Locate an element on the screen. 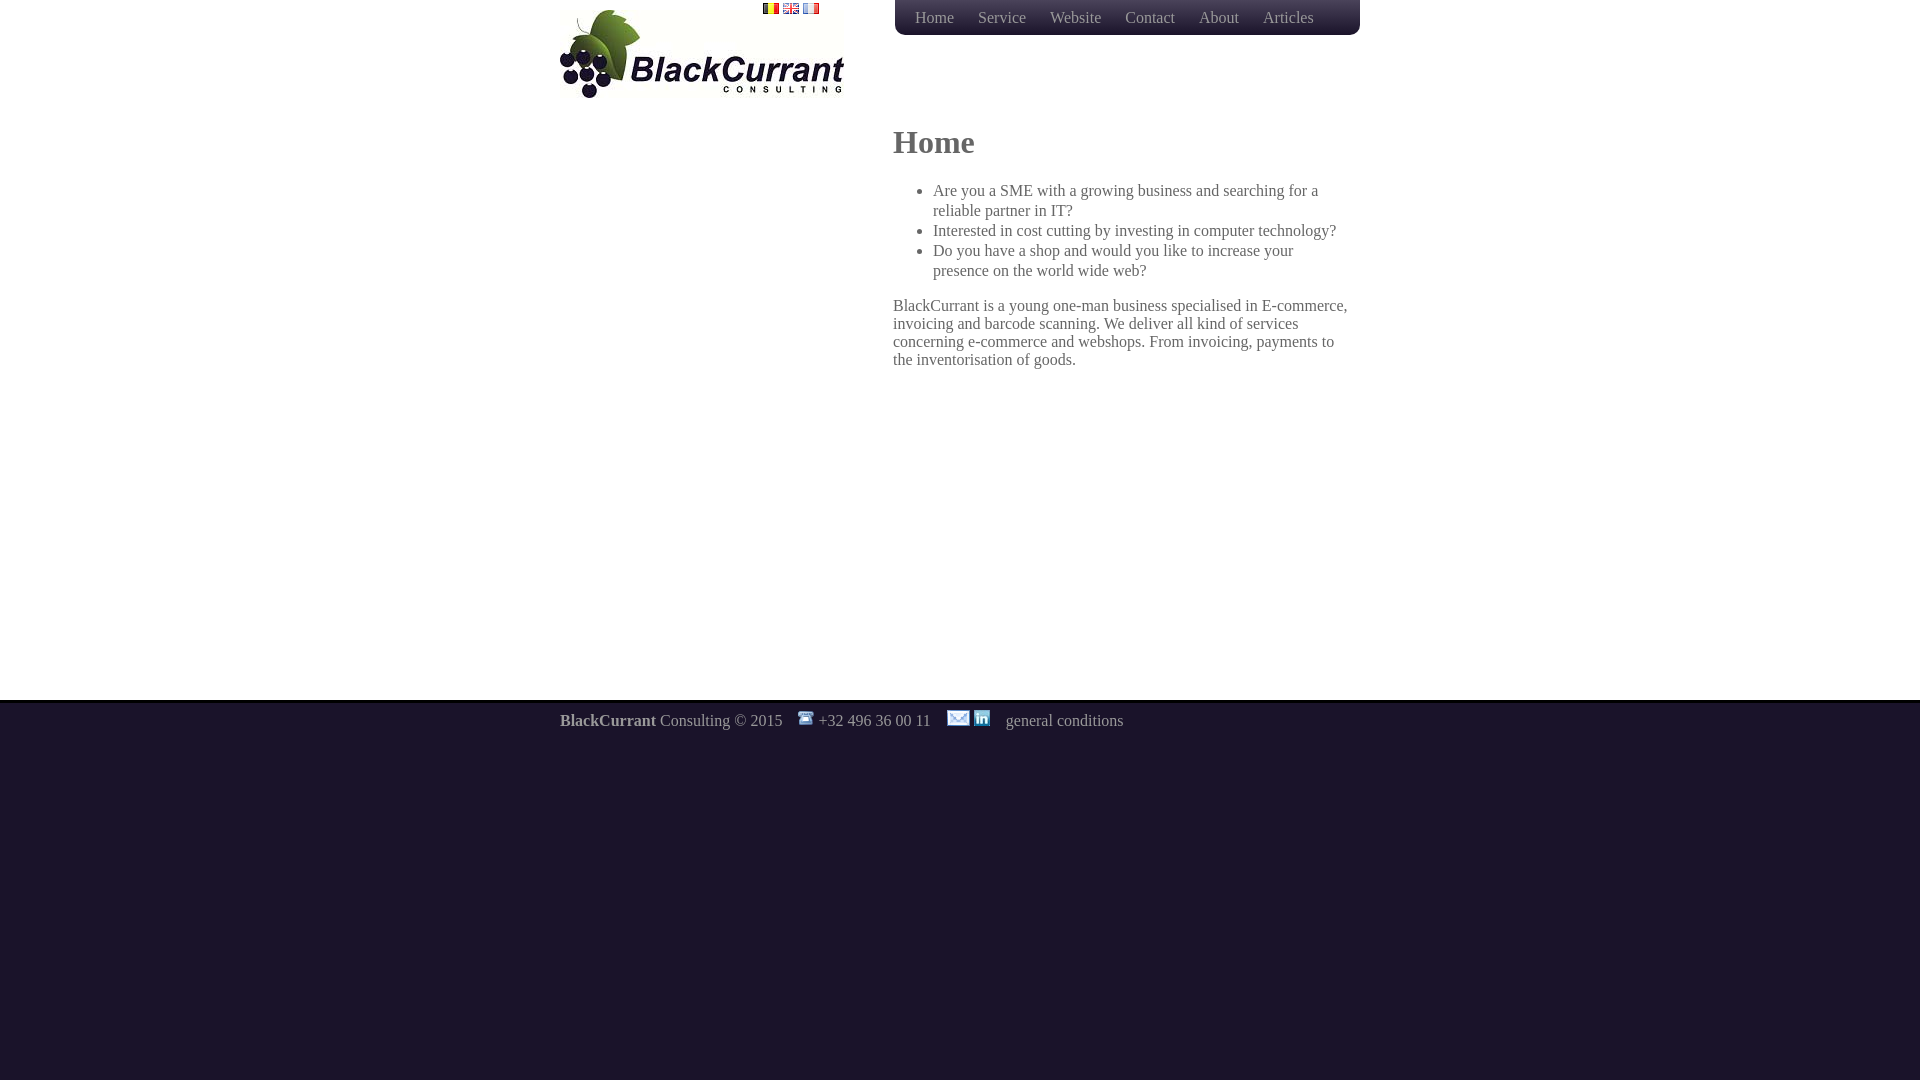  'Home' is located at coordinates (935, 17).